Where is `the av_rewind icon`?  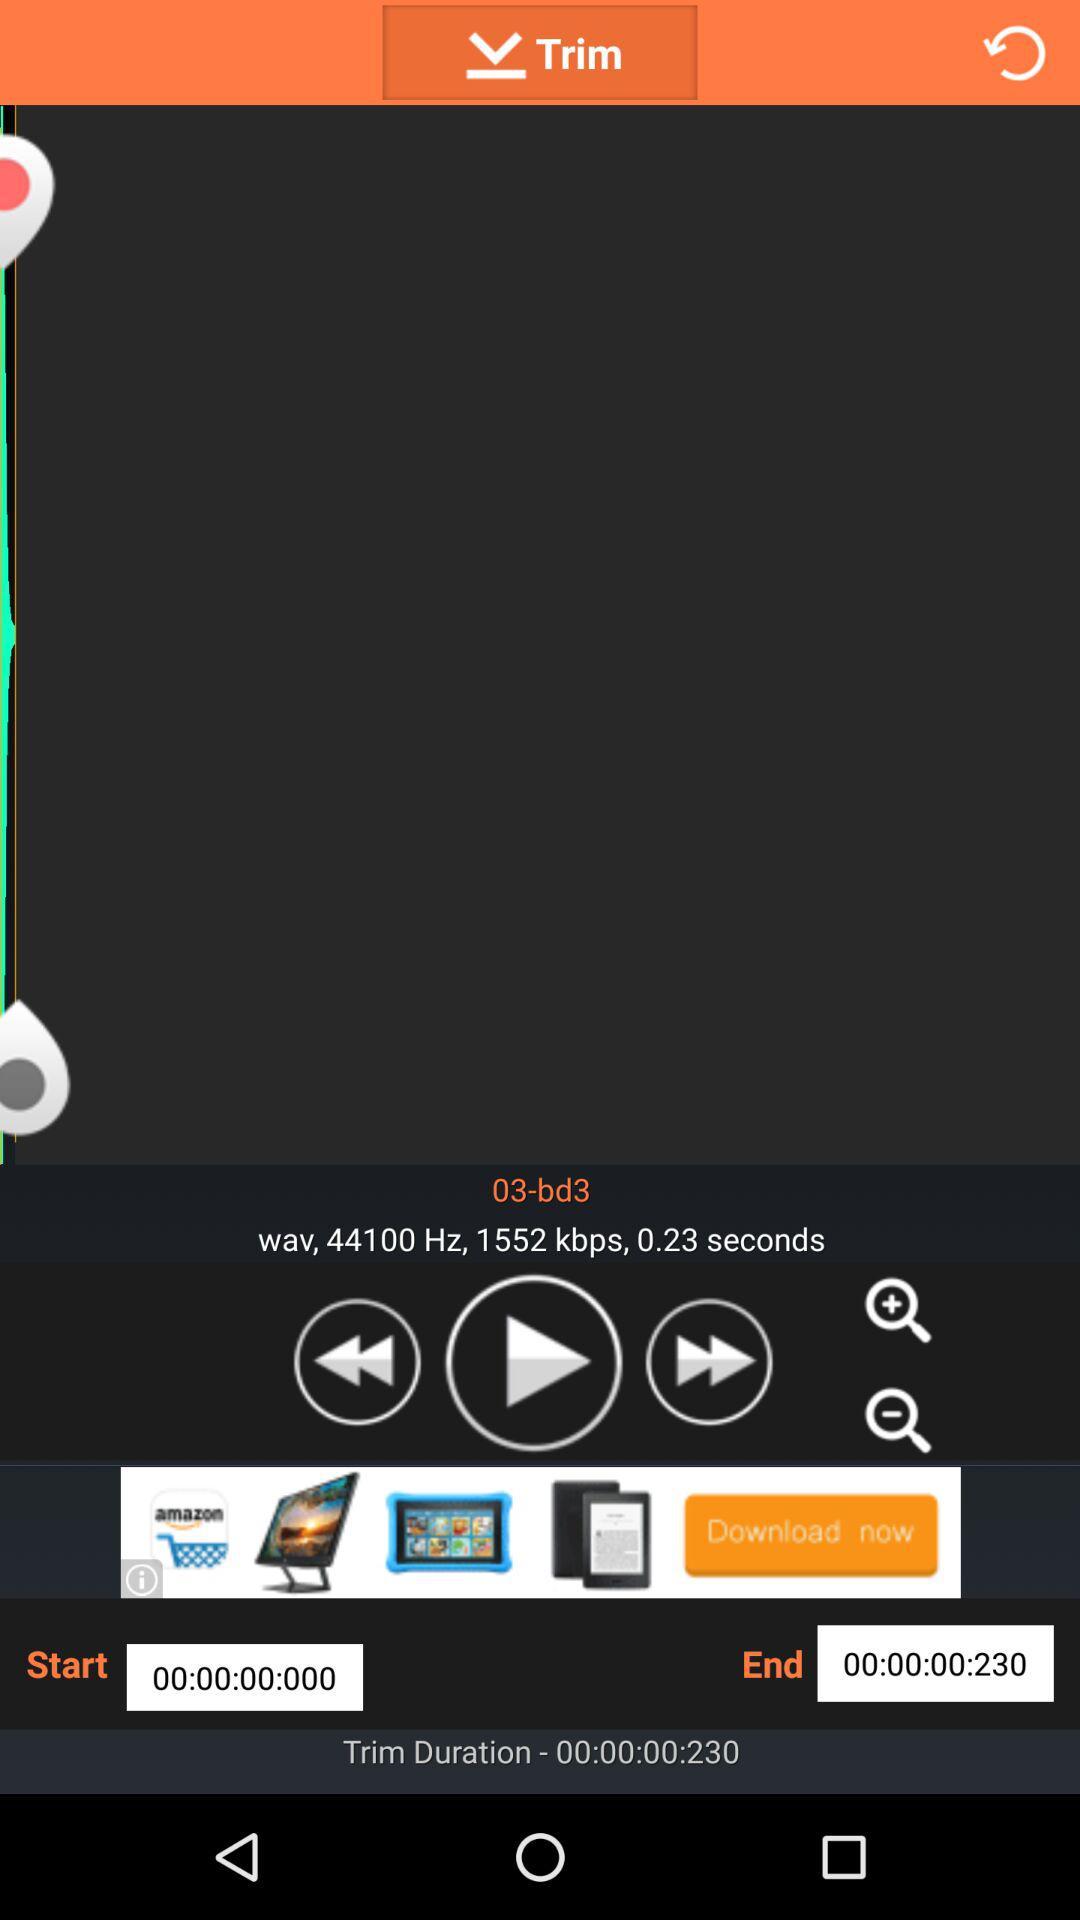 the av_rewind icon is located at coordinates (356, 1456).